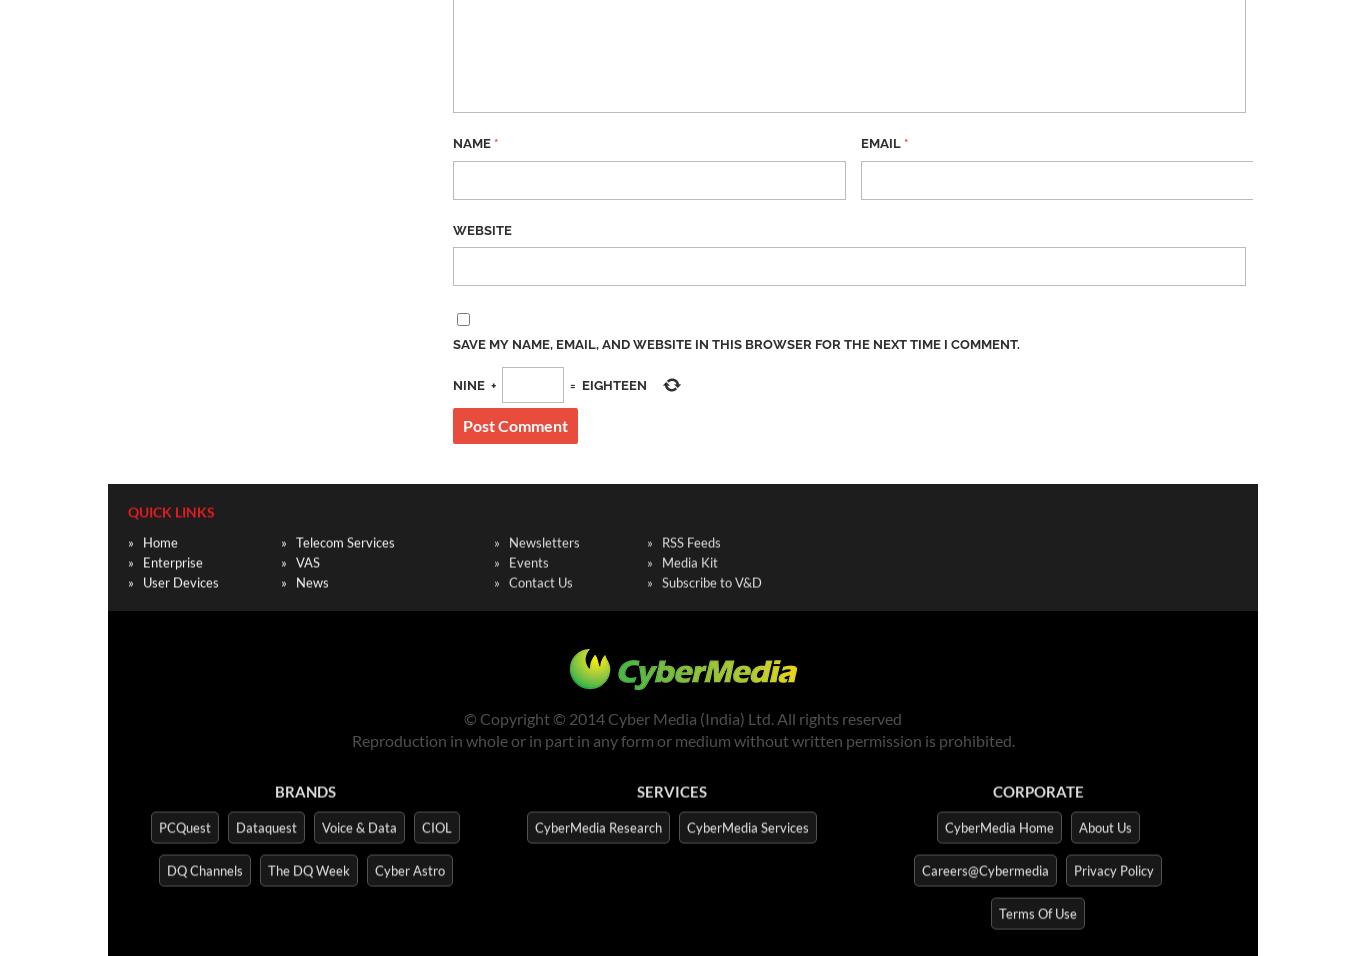  I want to click on 'CyberMedia Home', so click(998, 822).